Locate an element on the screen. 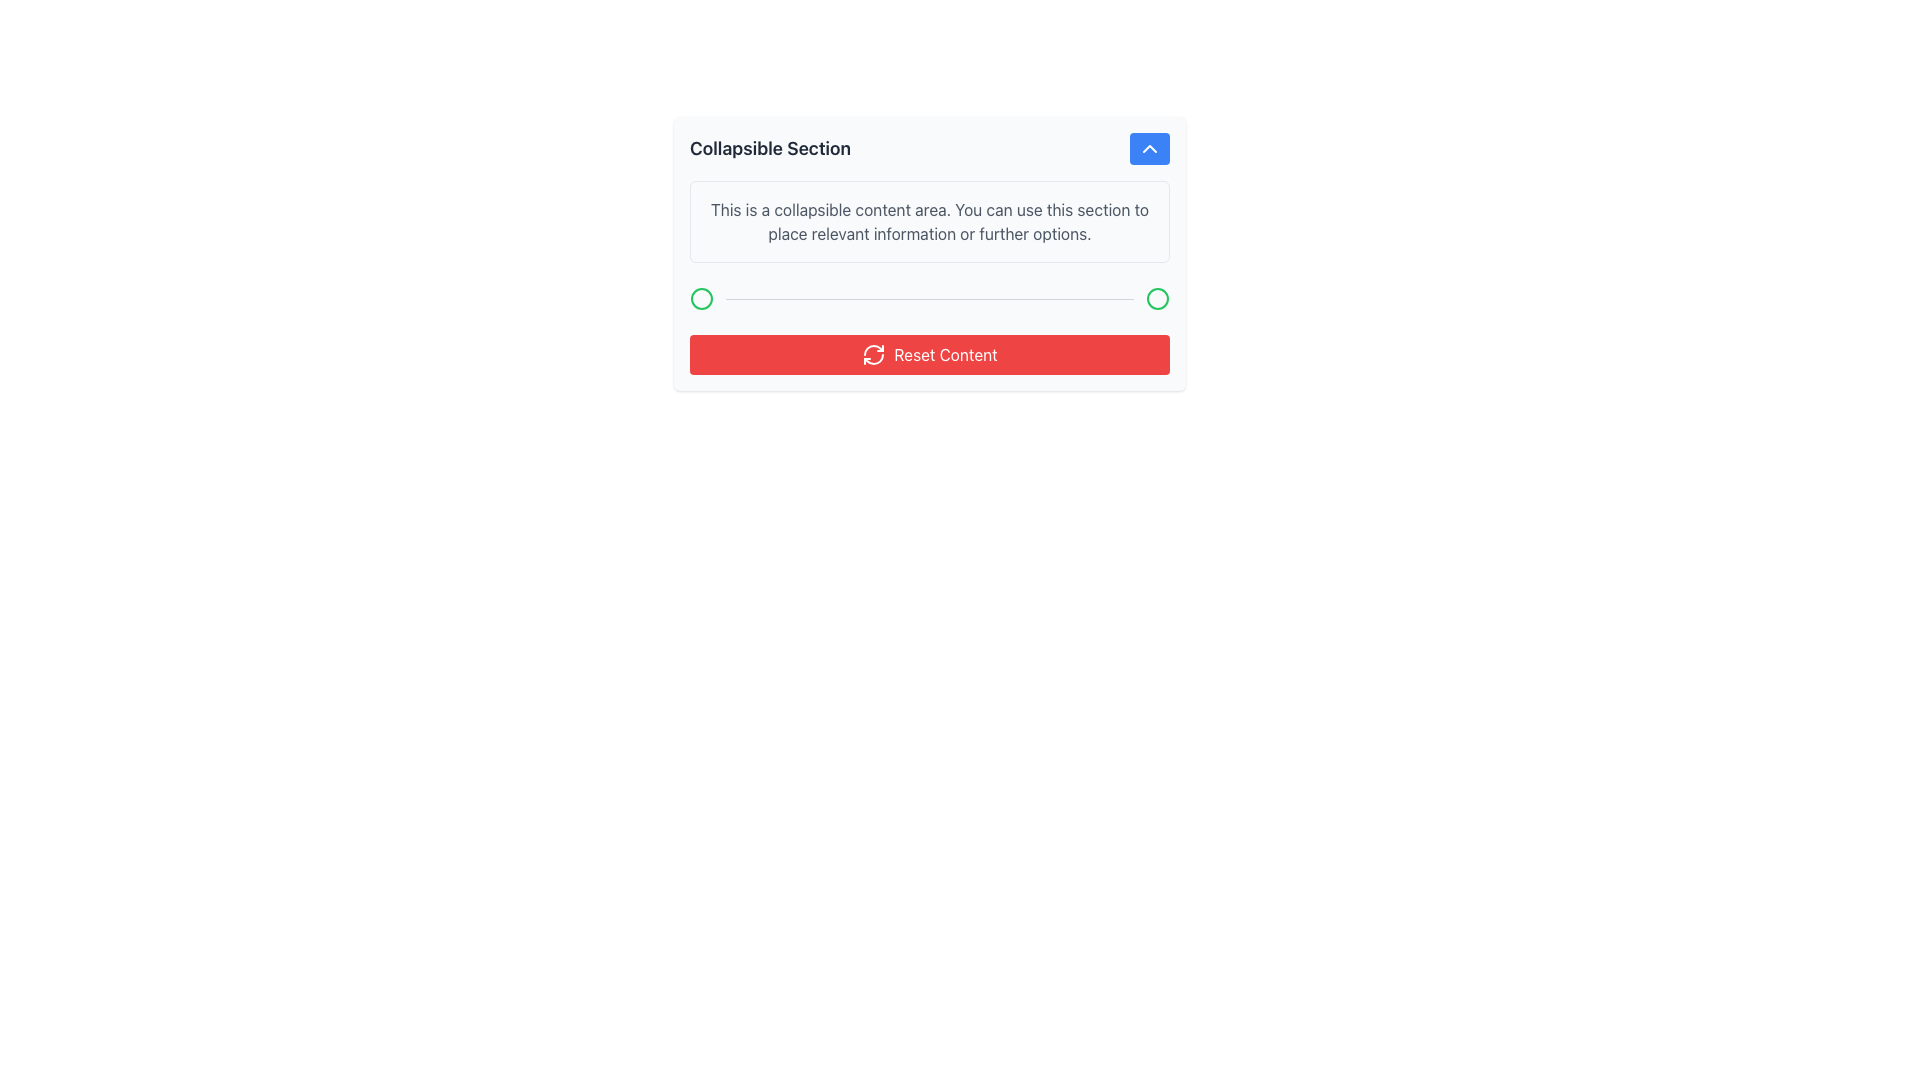  the circular outline green icon located at the far-right of a horizontal layout, adjacent to similar circular icons is located at coordinates (1157, 299).